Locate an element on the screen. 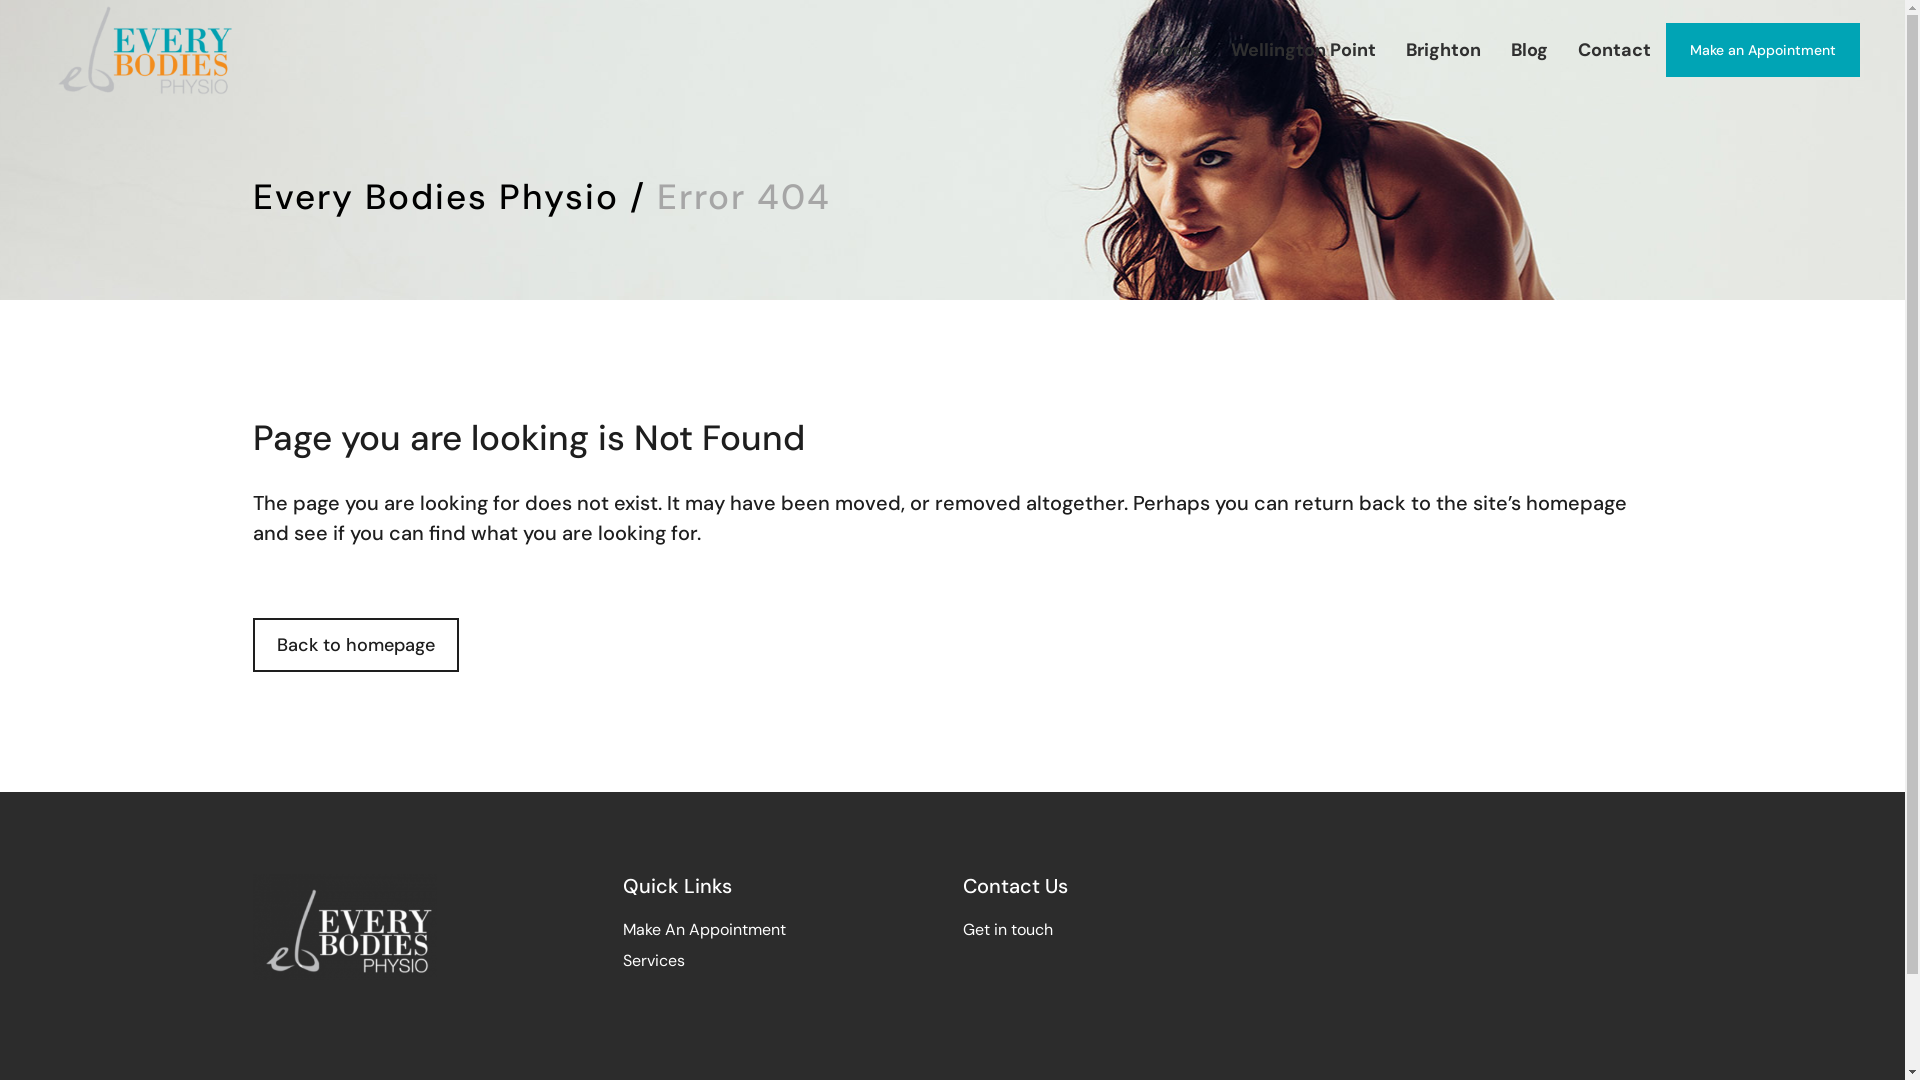  'Make An Appointment' is located at coordinates (703, 929).